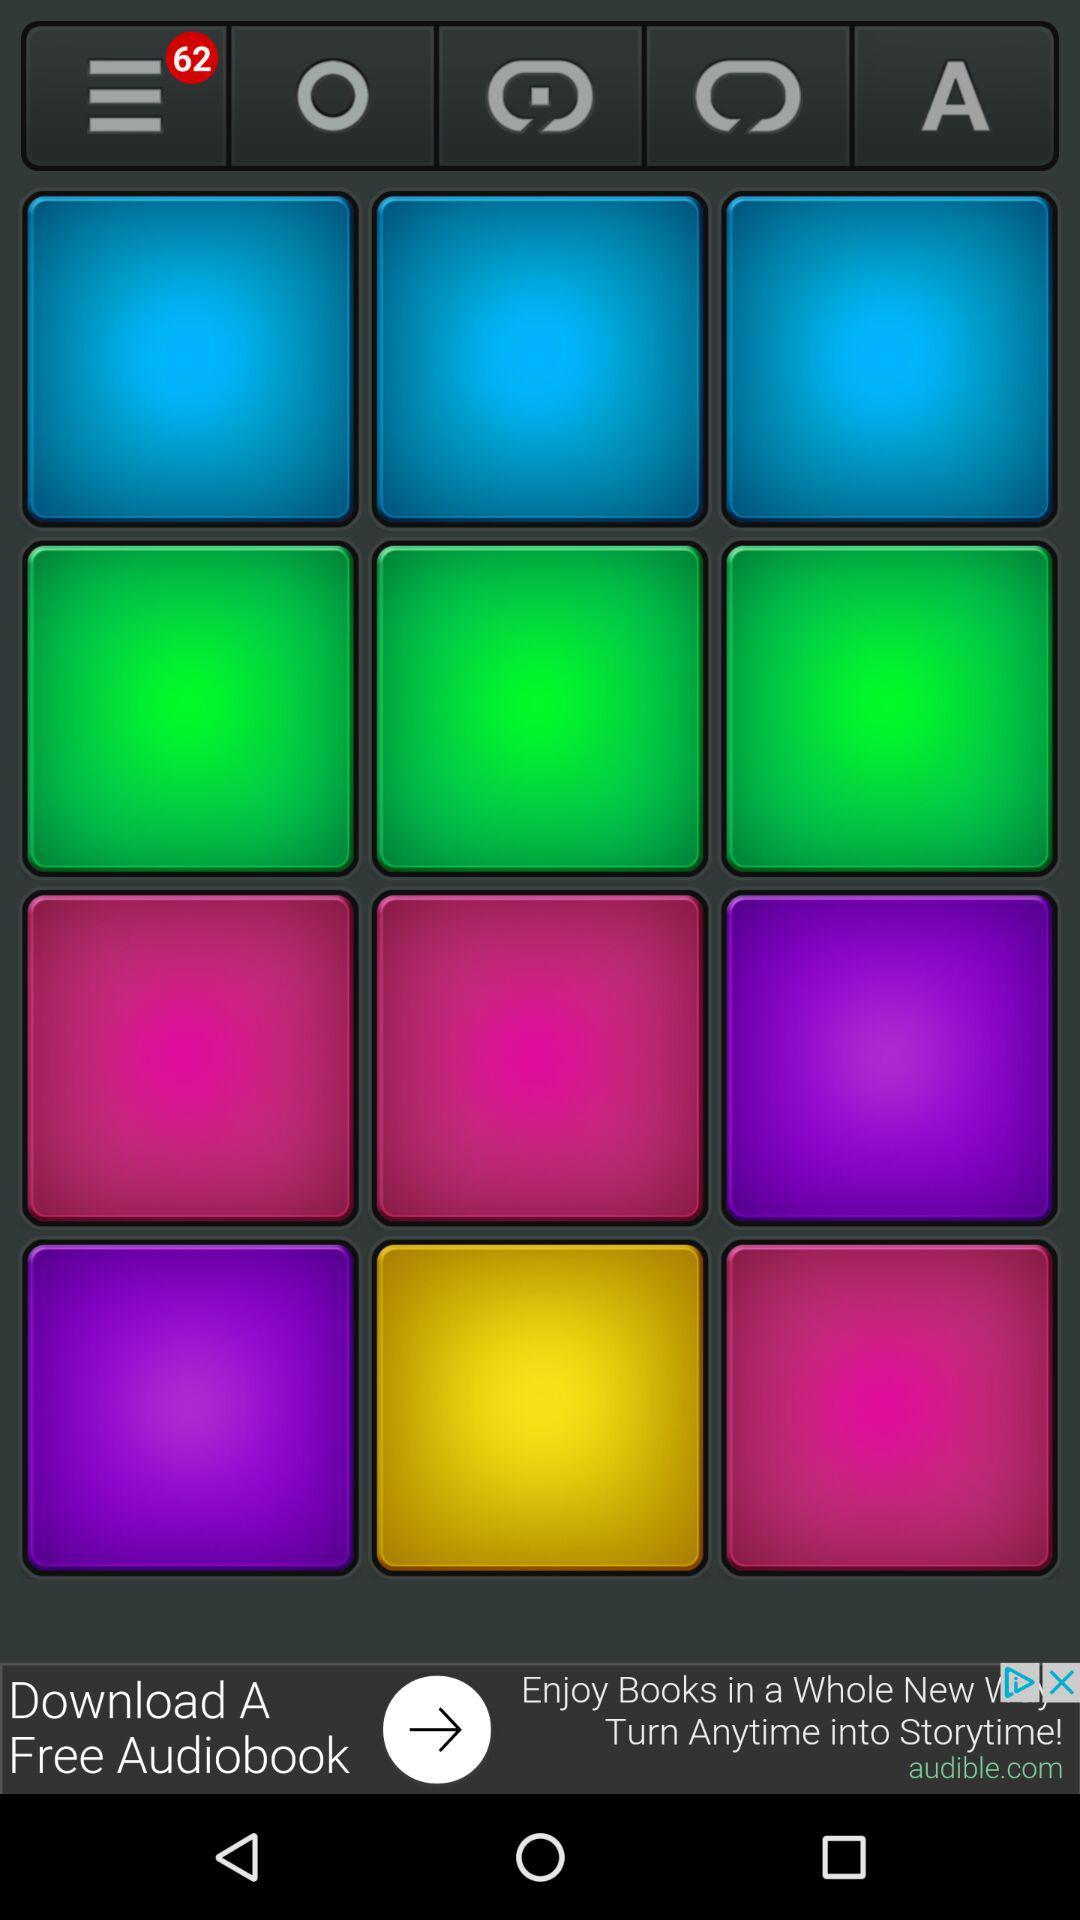 The image size is (1080, 1920). What do you see at coordinates (124, 95) in the screenshot?
I see `show more colours` at bounding box center [124, 95].